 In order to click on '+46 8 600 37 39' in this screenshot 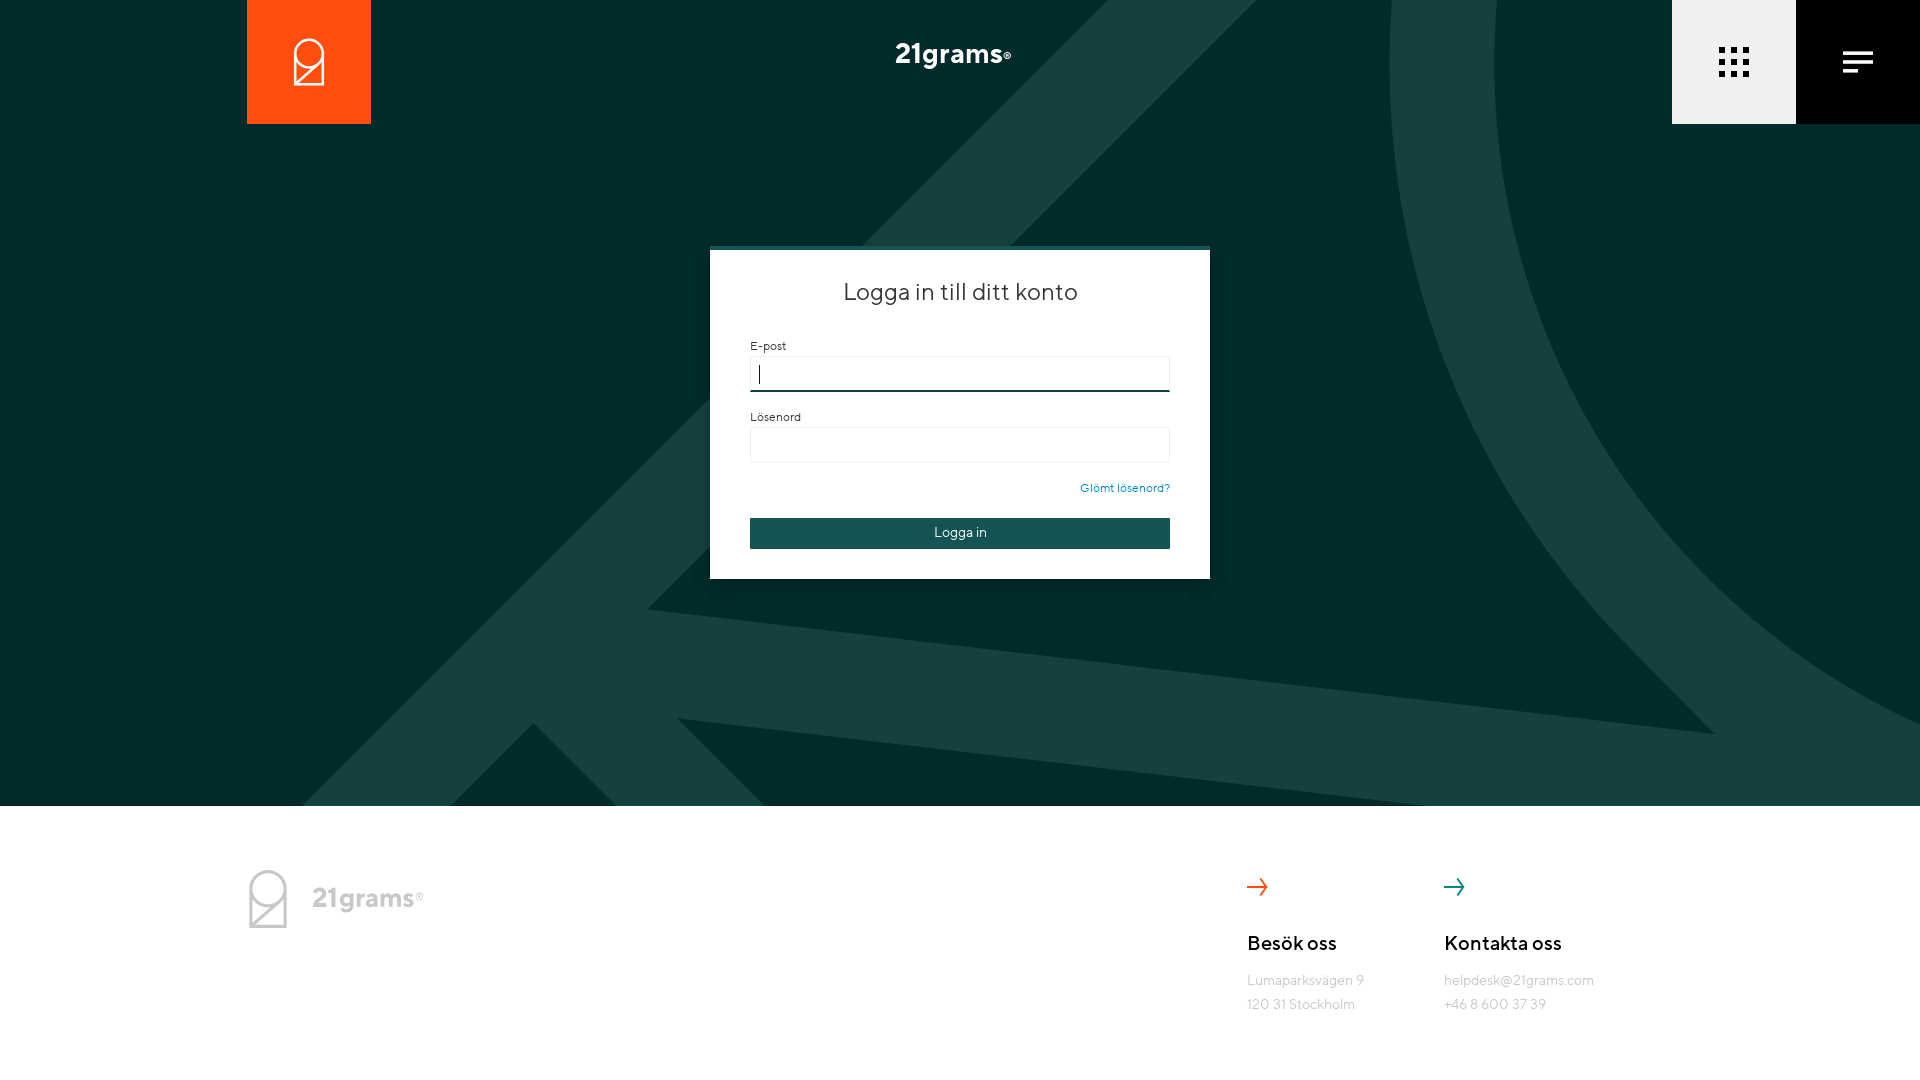, I will do `click(1444, 1004)`.